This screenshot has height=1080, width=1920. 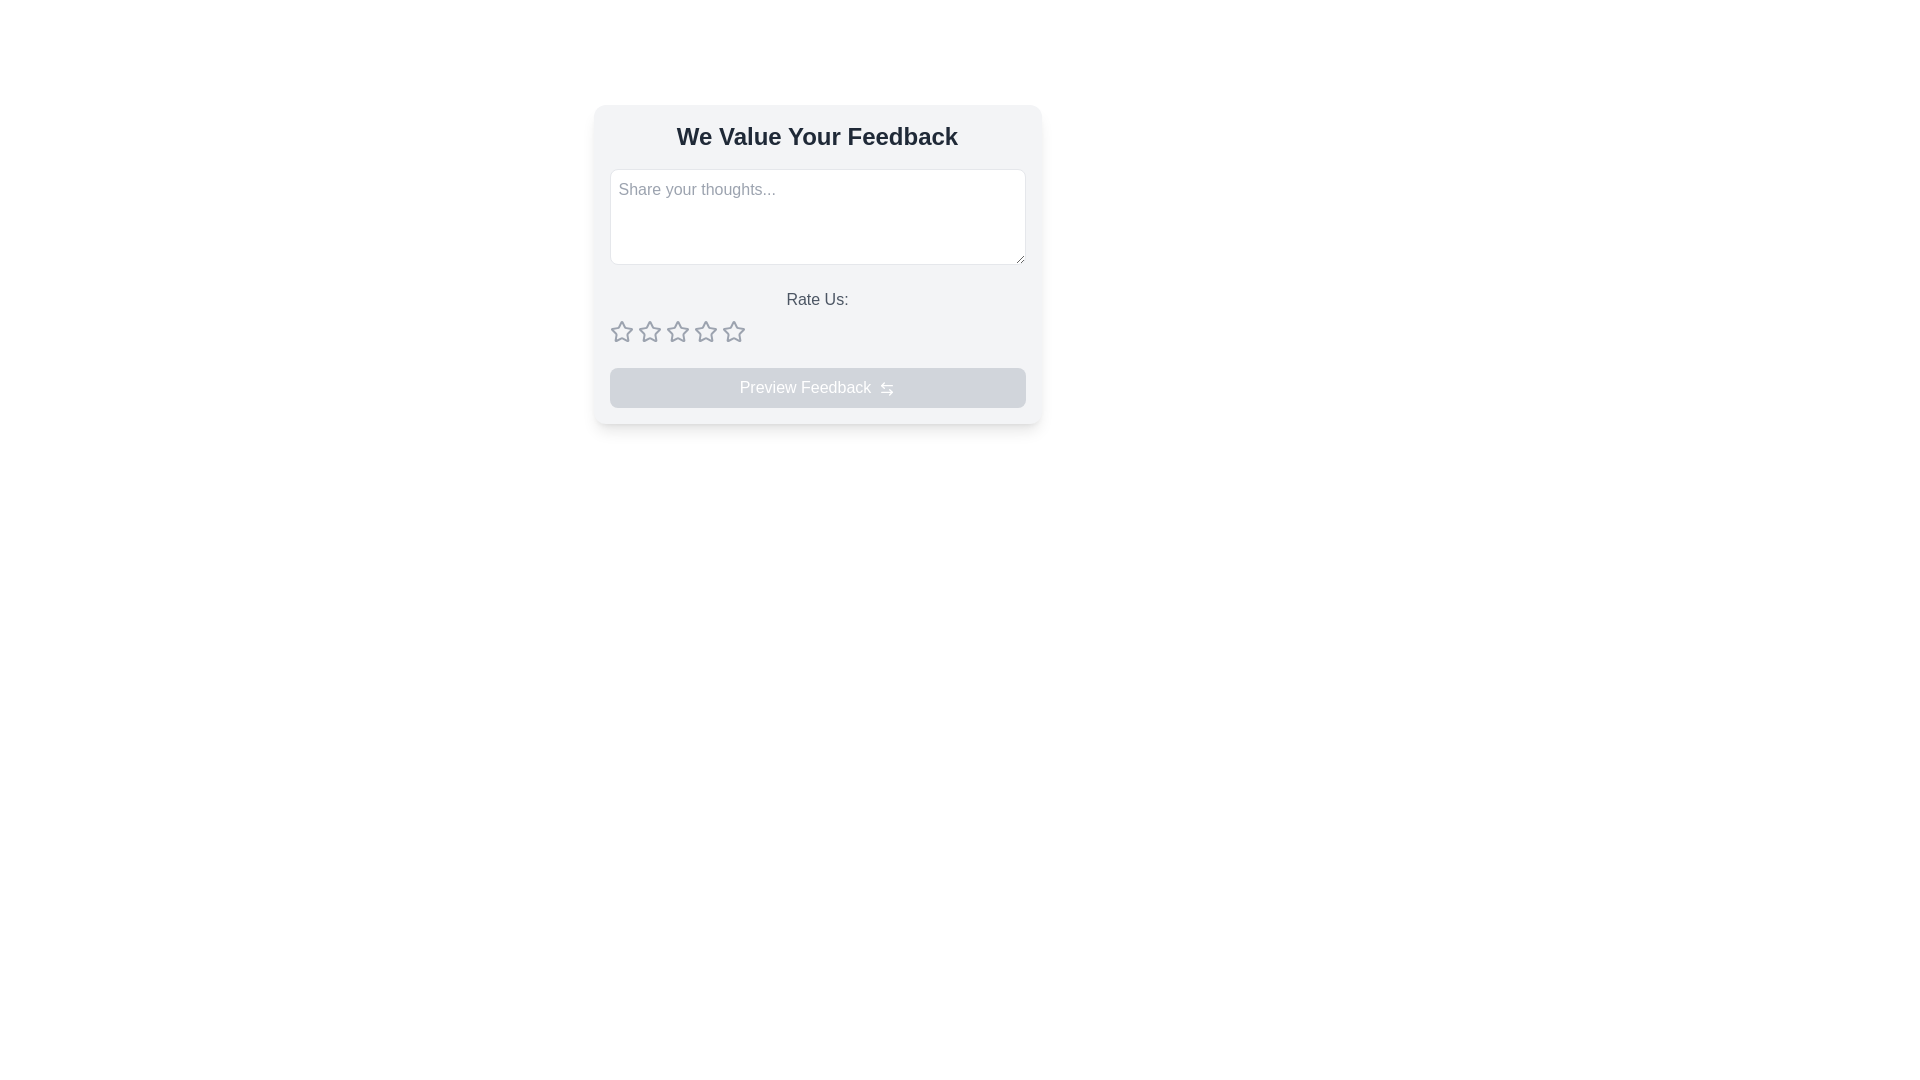 I want to click on the third star-shaped icon in the rating system, so click(x=677, y=330).